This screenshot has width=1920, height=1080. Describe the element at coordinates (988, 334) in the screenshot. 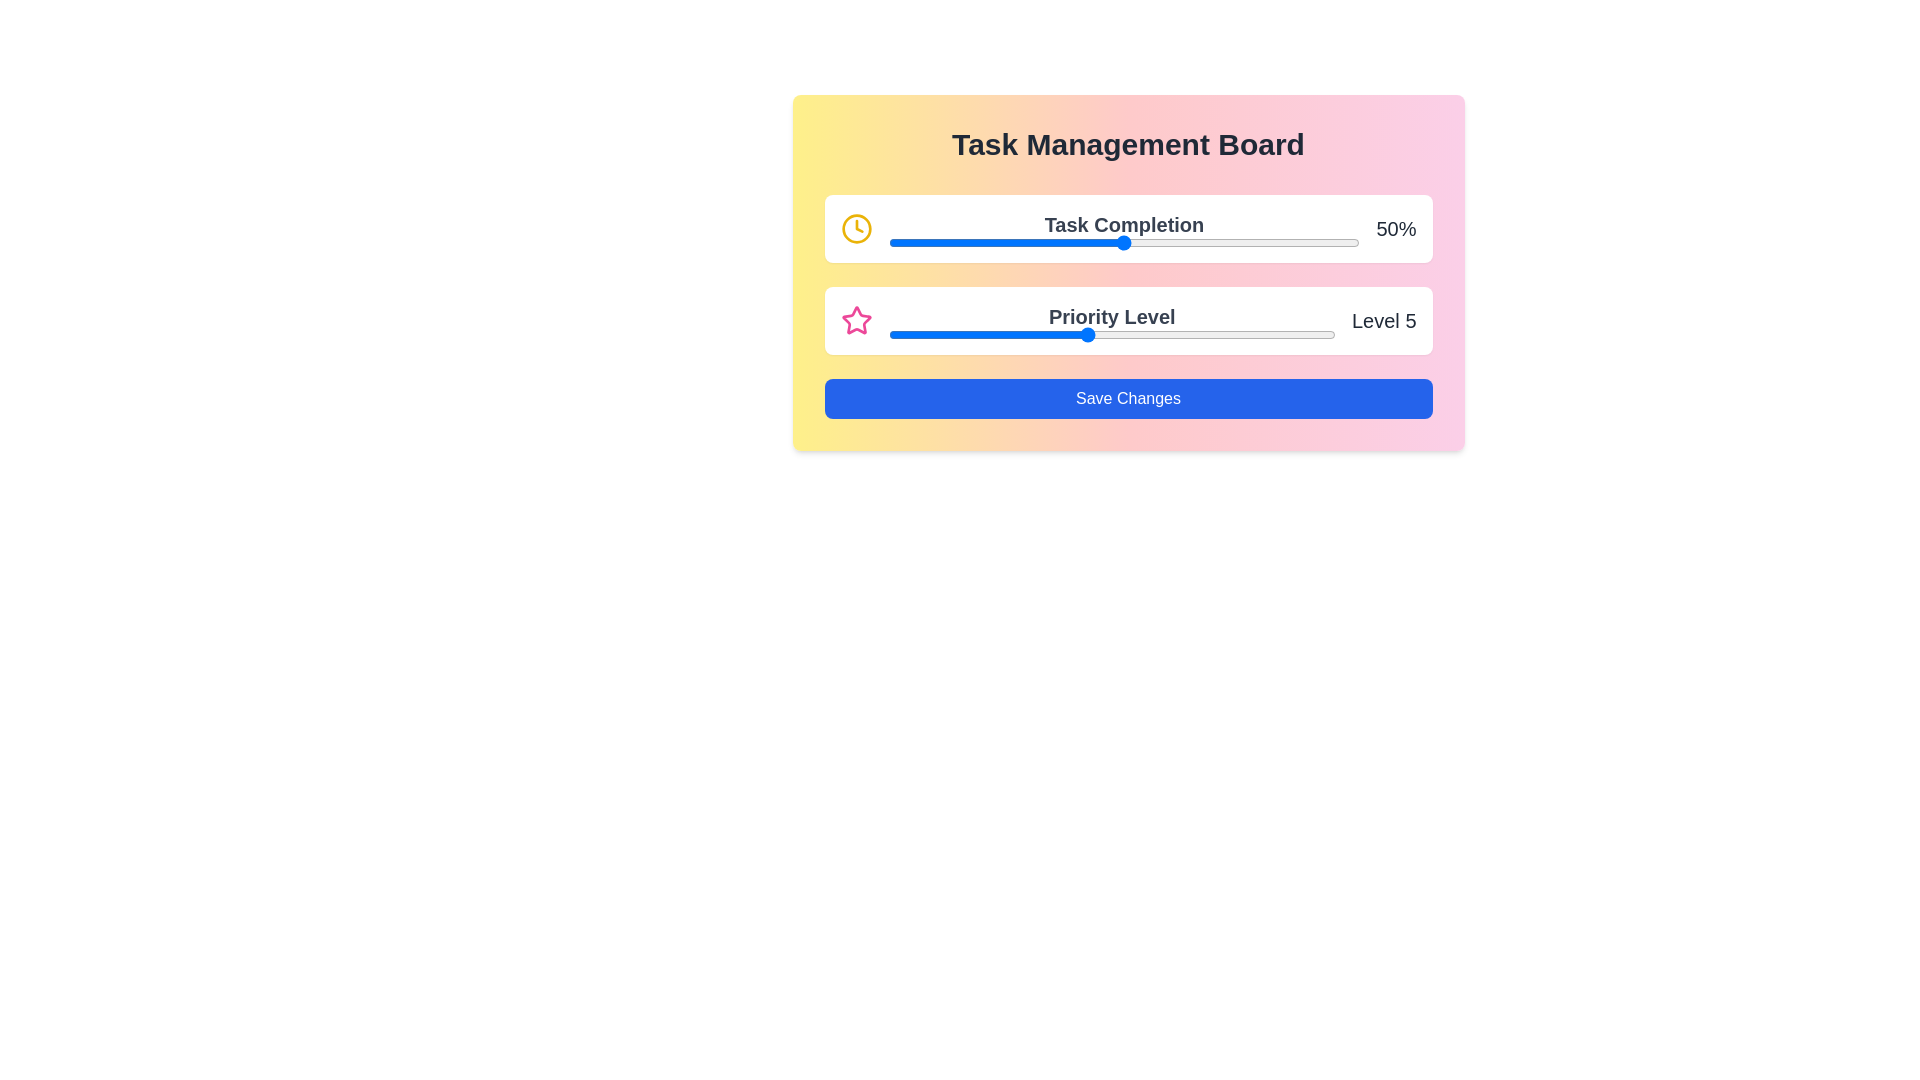

I see `priority level` at that location.